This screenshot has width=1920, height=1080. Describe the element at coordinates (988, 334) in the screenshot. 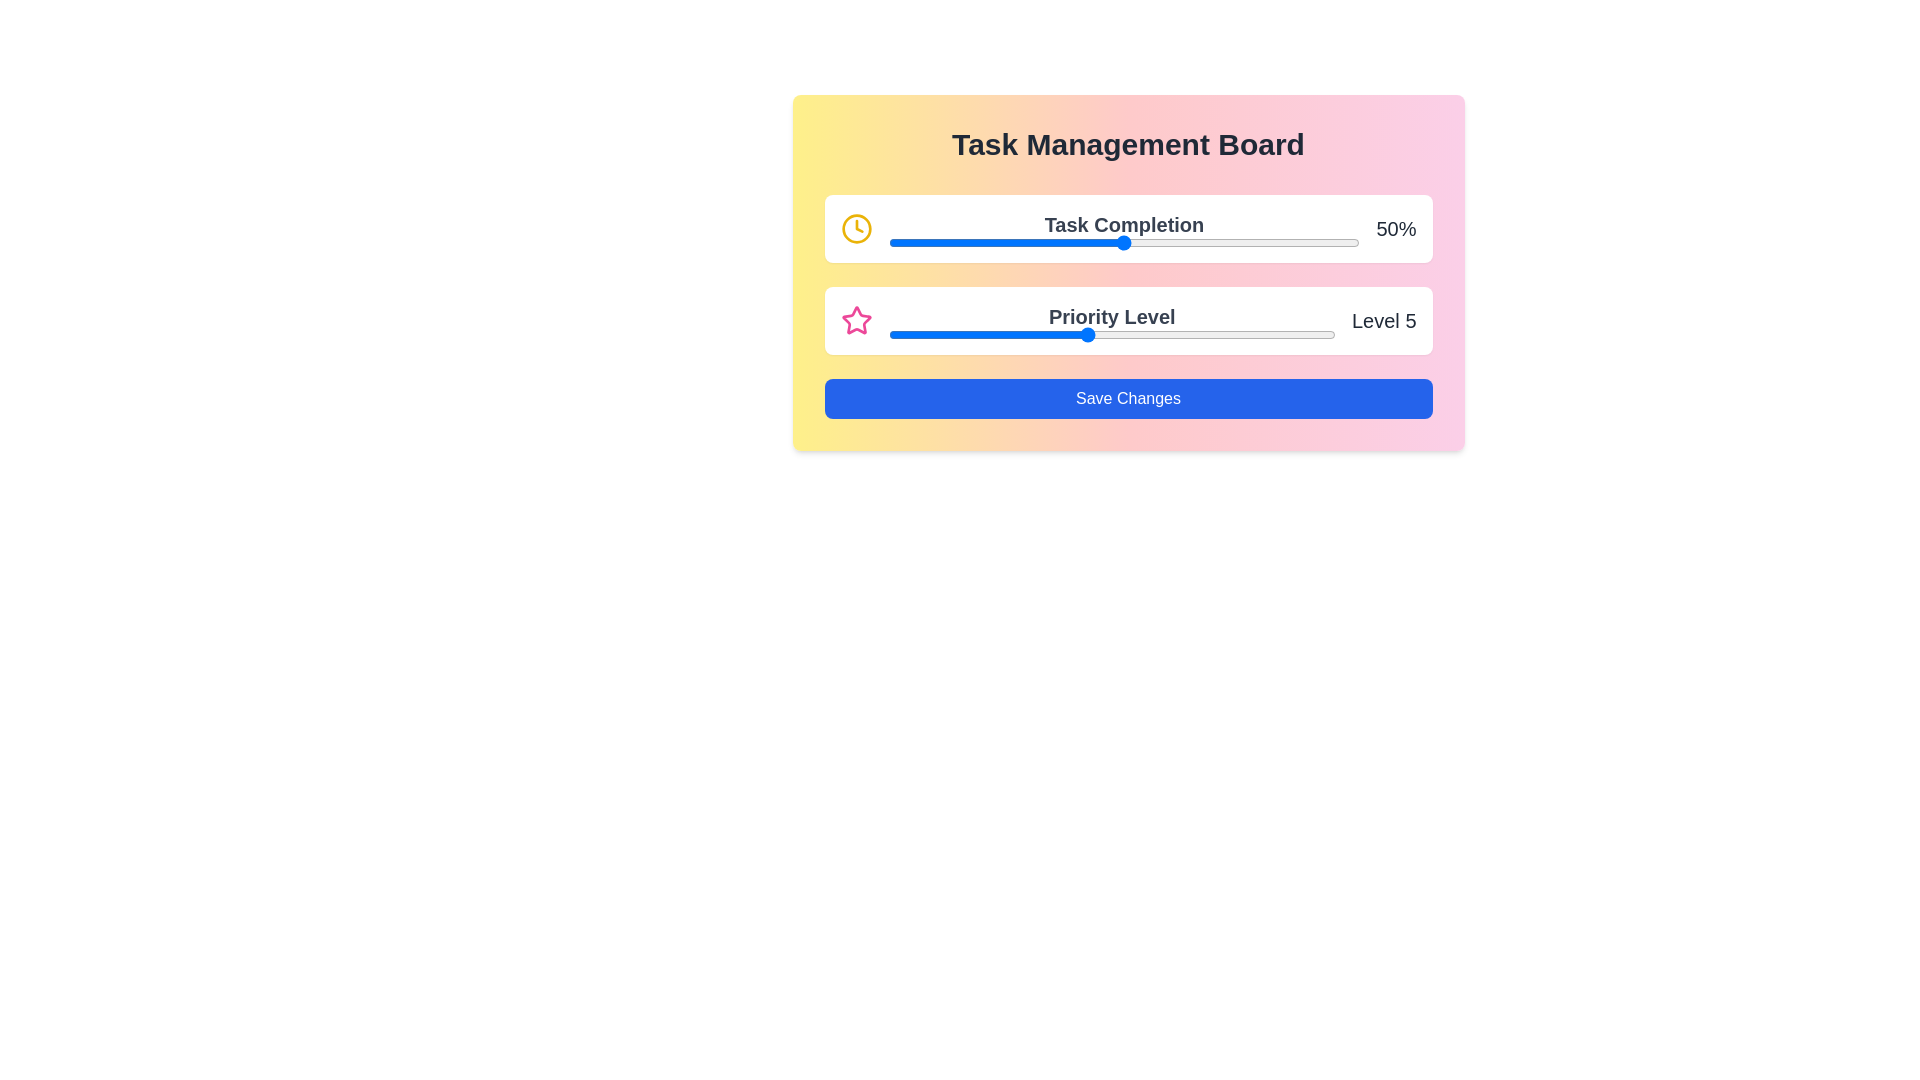

I see `priority level` at that location.